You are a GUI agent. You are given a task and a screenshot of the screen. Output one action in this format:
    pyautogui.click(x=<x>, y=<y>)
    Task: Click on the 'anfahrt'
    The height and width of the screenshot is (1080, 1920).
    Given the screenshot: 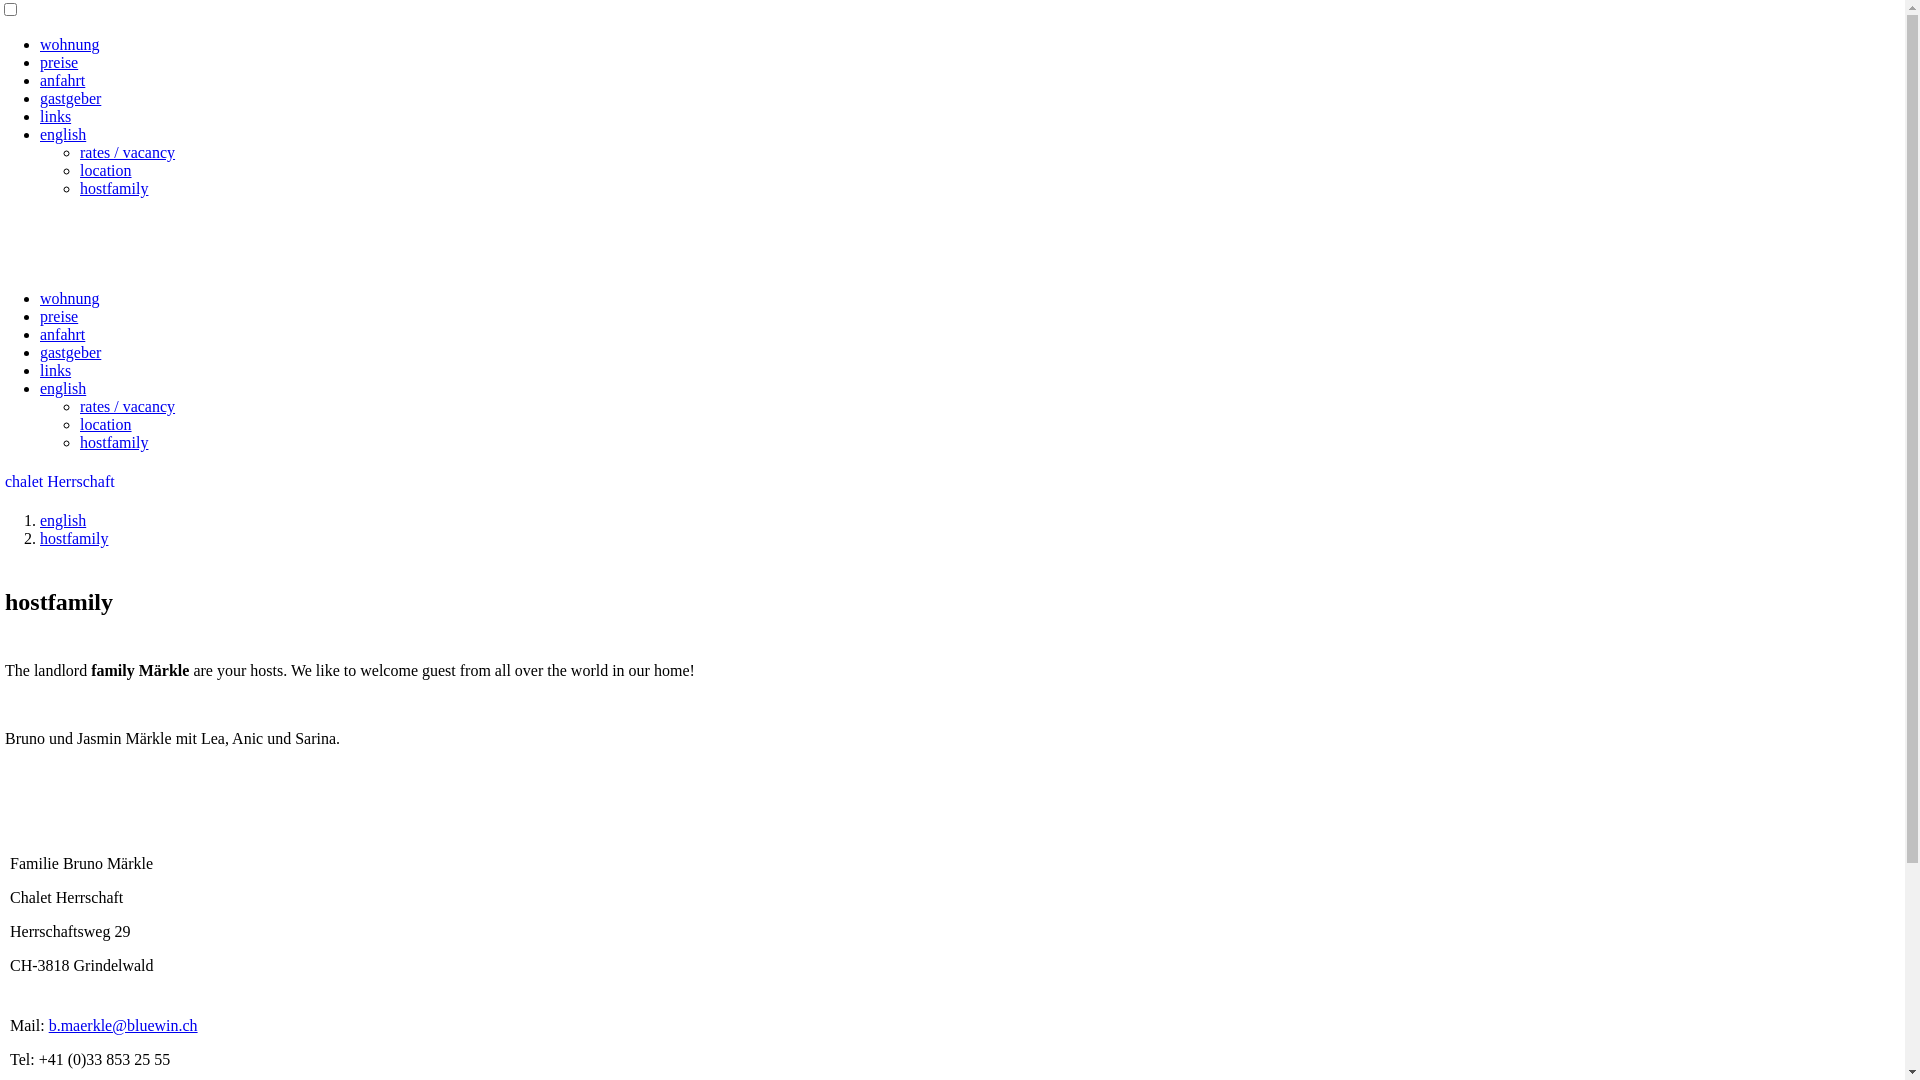 What is the action you would take?
    pyautogui.click(x=62, y=79)
    